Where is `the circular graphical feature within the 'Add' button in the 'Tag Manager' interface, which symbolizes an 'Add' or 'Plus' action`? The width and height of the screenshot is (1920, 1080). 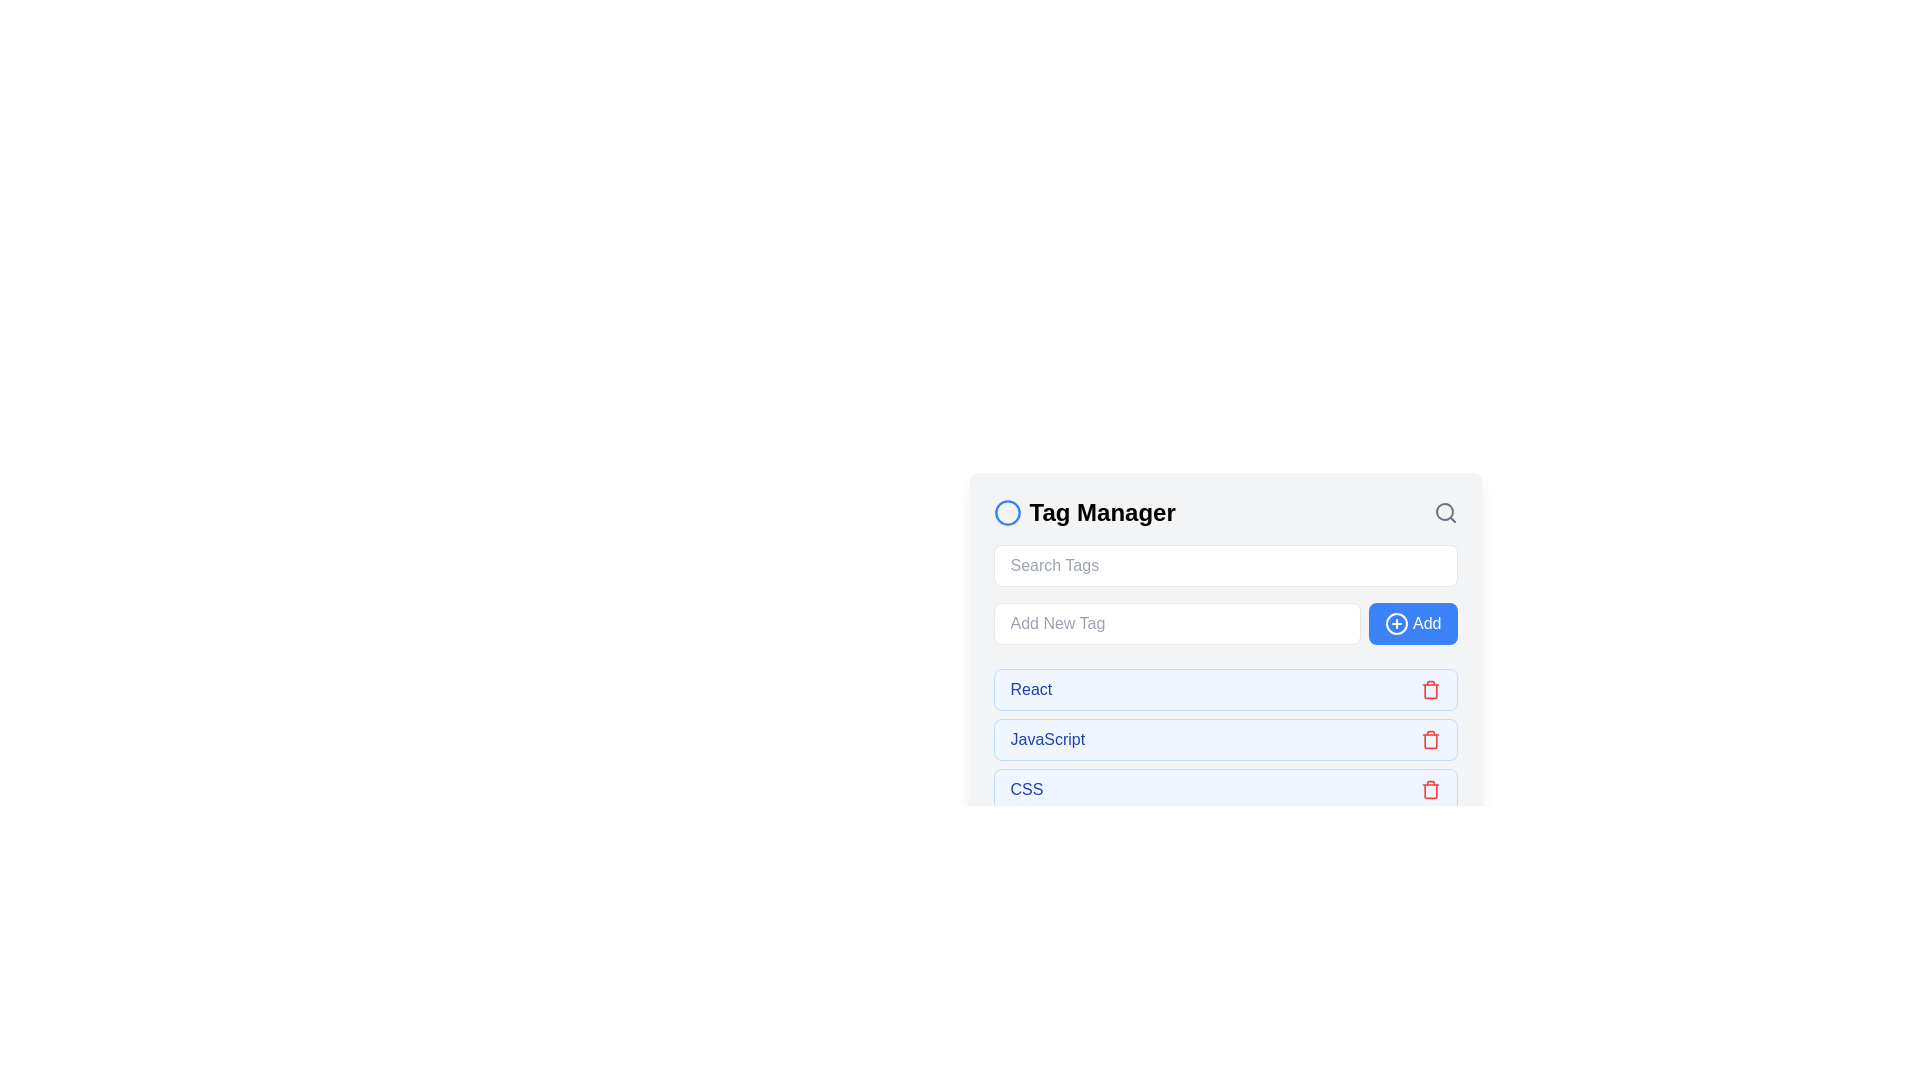
the circular graphical feature within the 'Add' button in the 'Tag Manager' interface, which symbolizes an 'Add' or 'Plus' action is located at coordinates (1395, 623).